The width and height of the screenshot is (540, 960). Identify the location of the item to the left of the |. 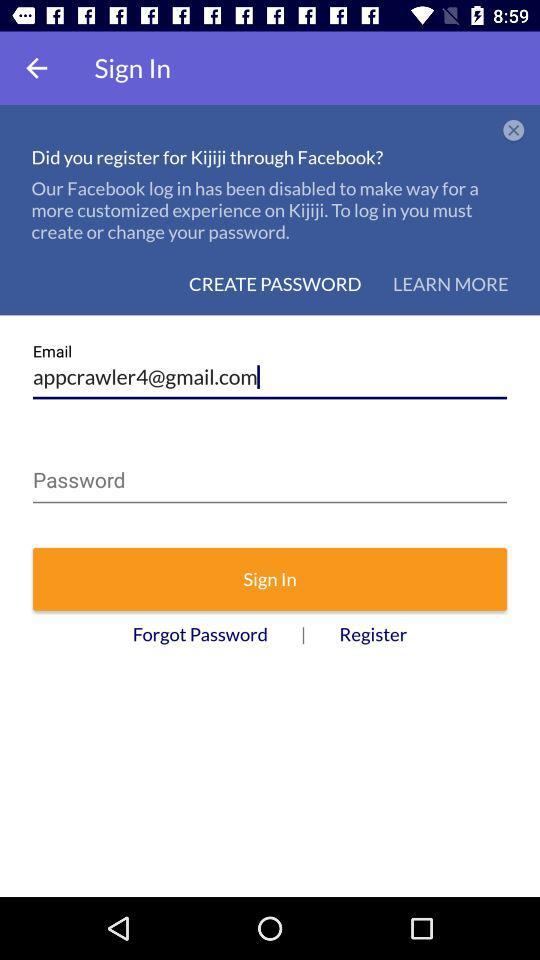
(200, 633).